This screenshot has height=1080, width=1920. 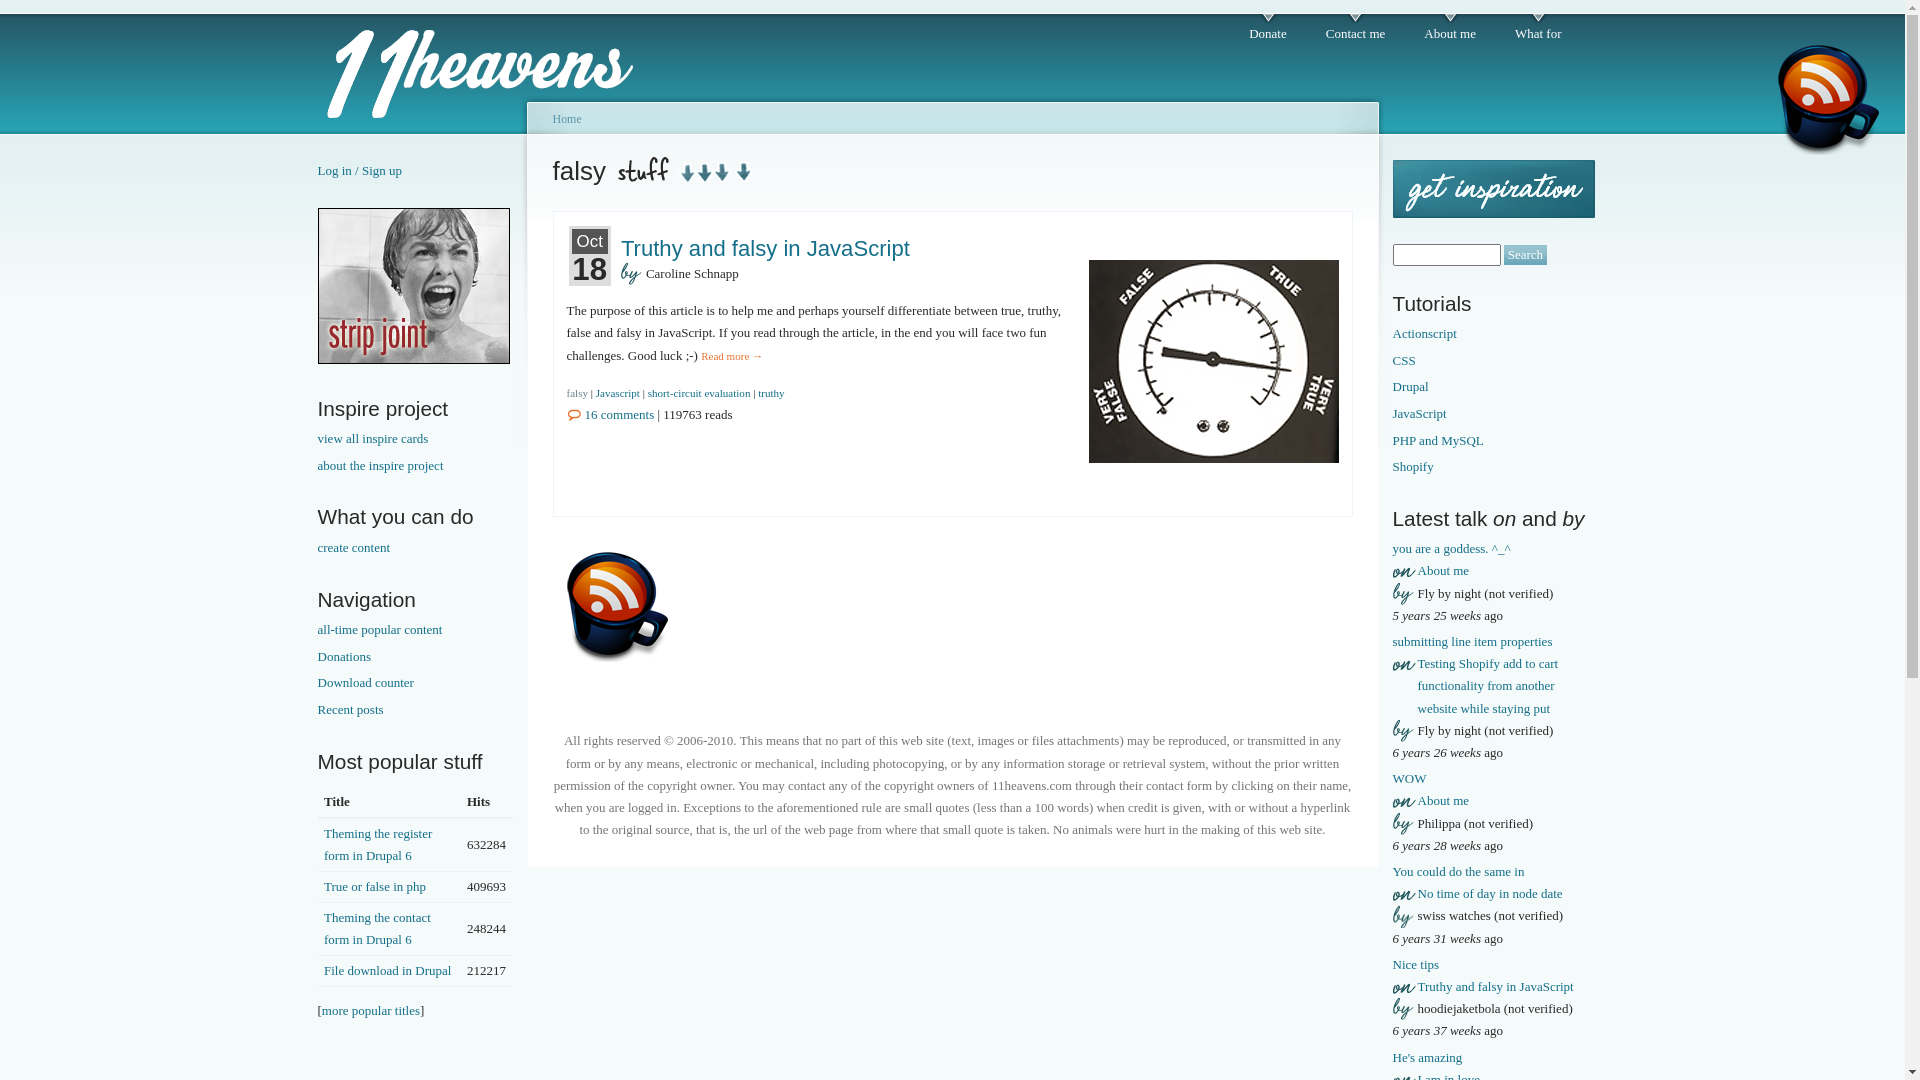 I want to click on 'Drupal', so click(x=1489, y=386).